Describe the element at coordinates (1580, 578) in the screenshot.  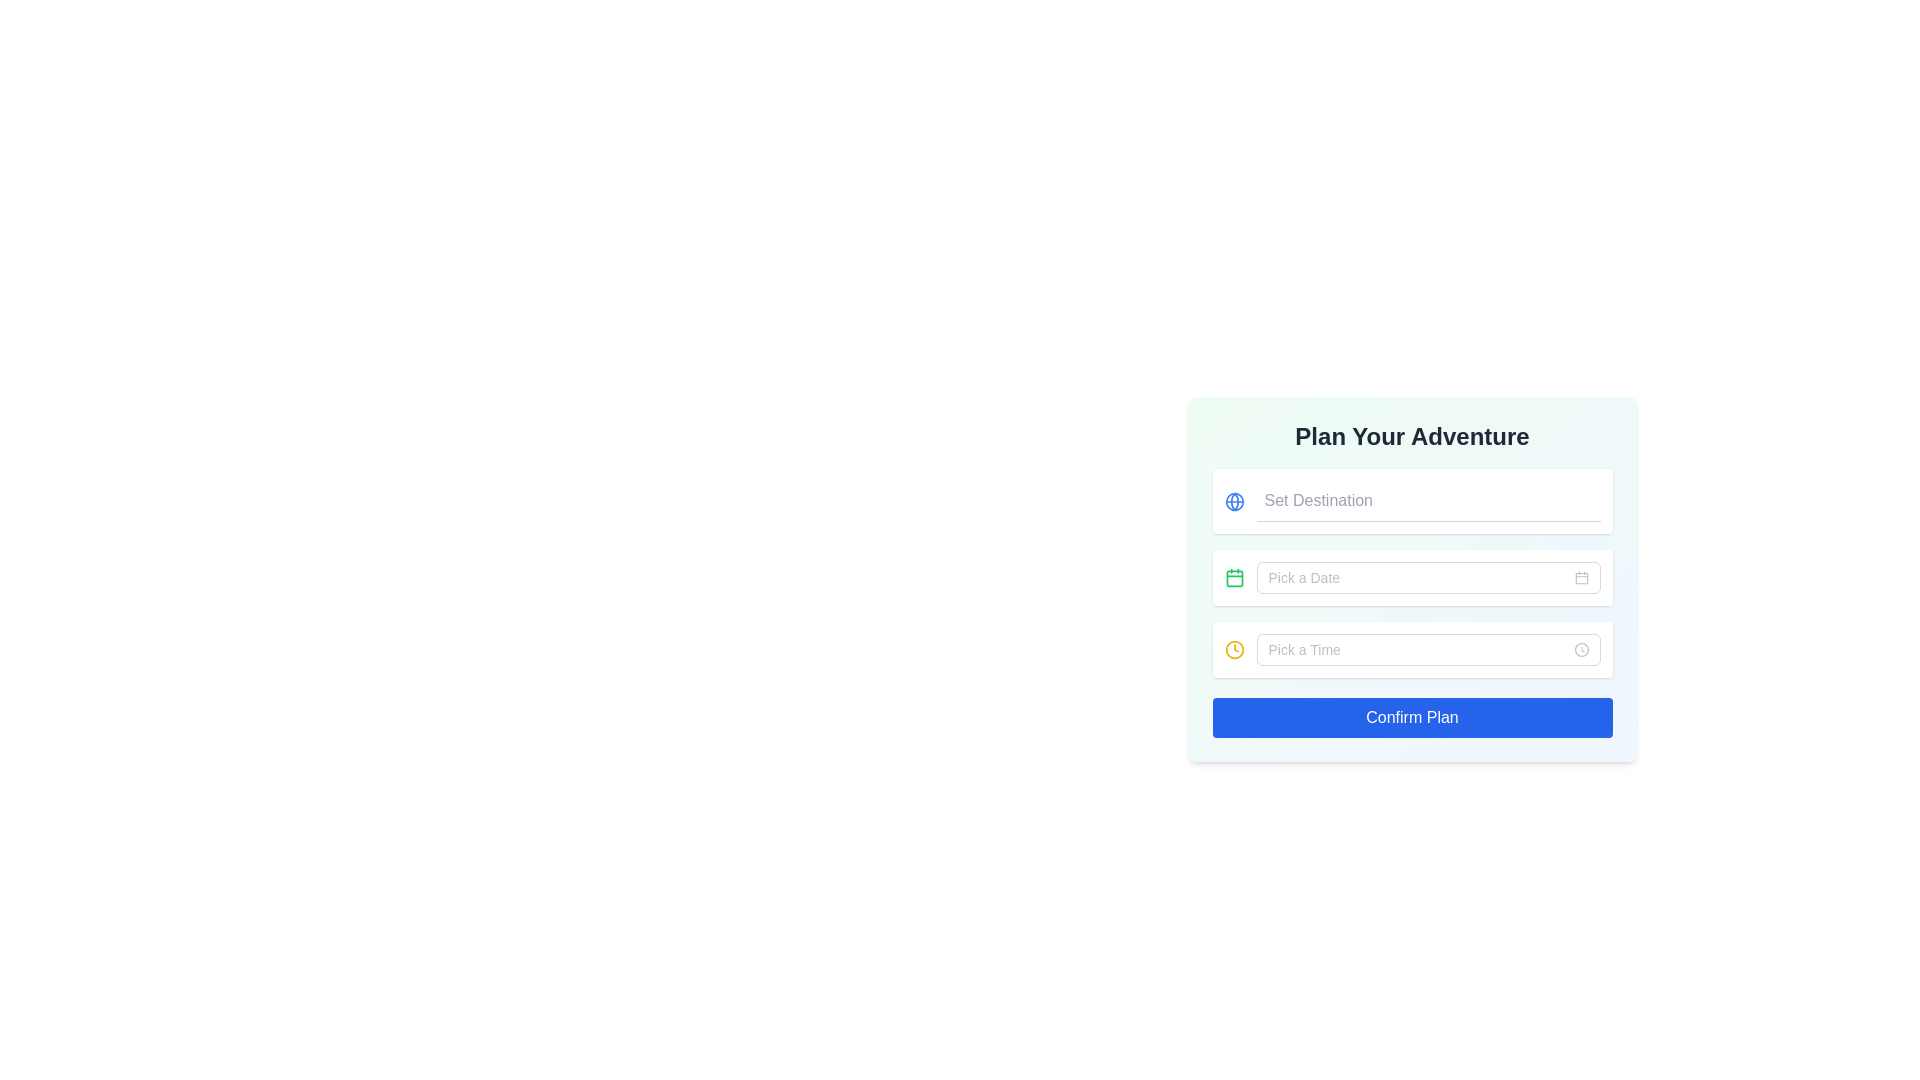
I see `the calendar icon located next to the 'Pick a Date' text field` at that location.